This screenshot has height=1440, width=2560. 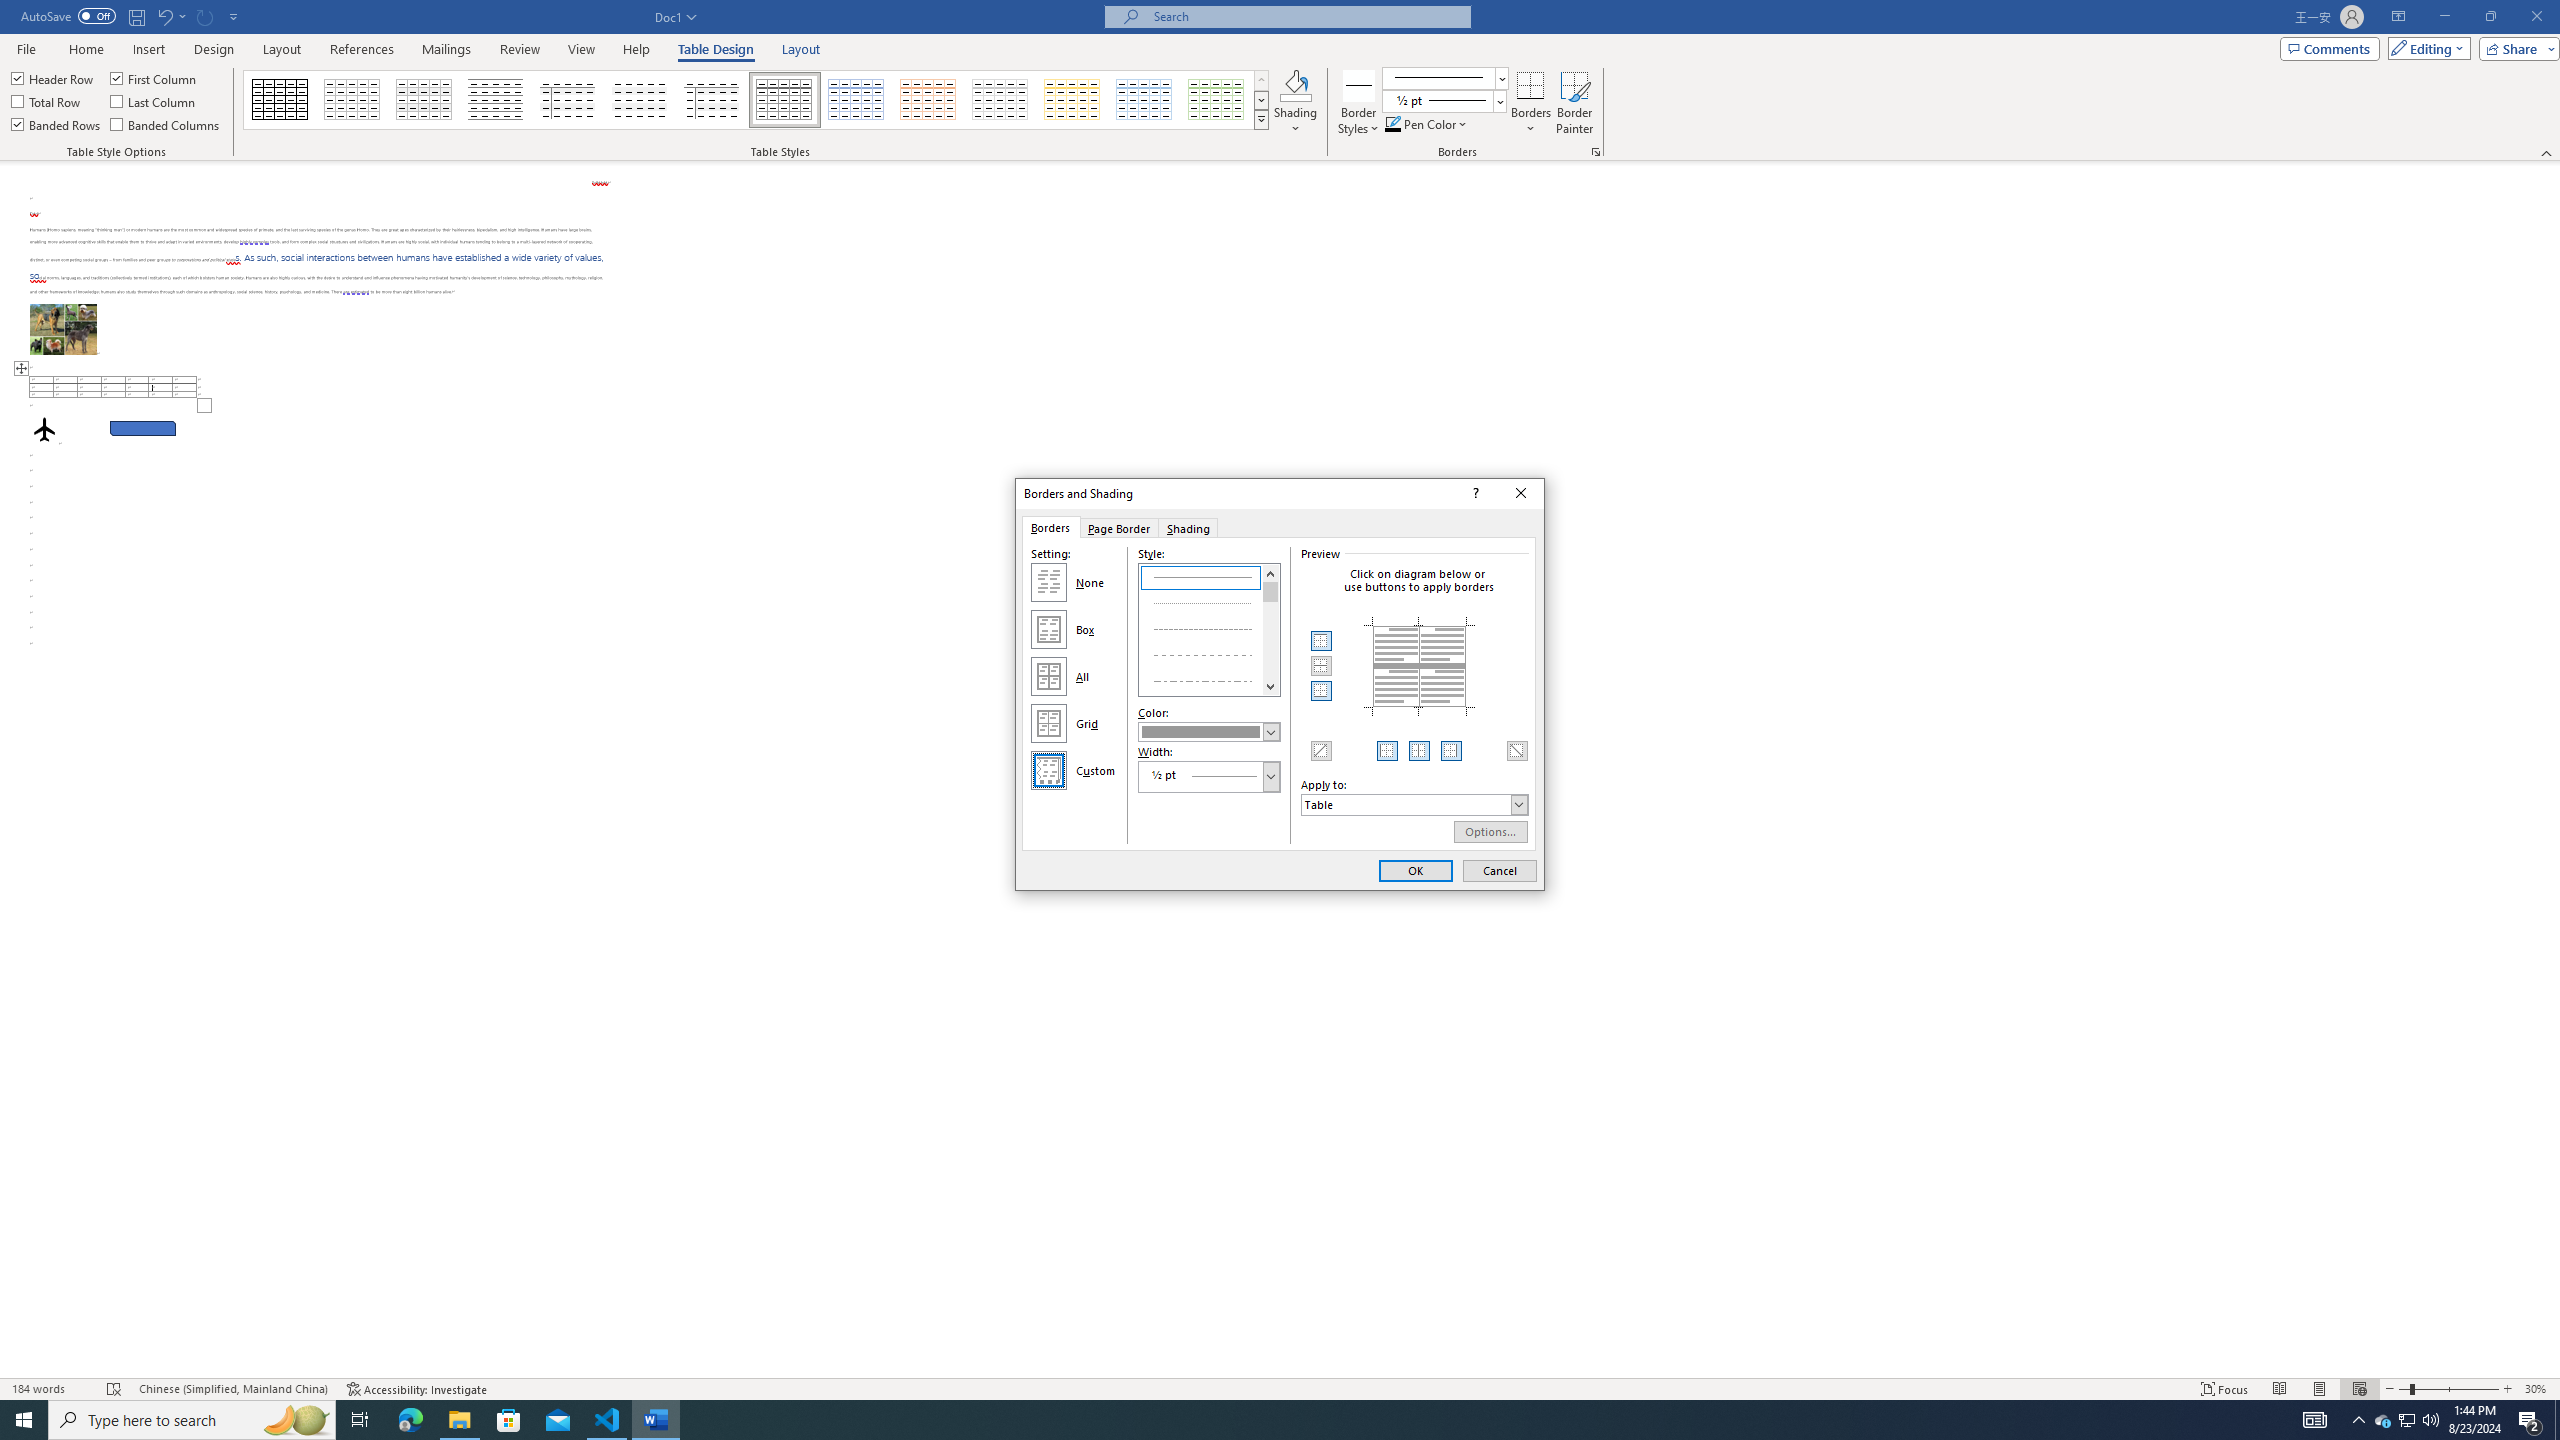 I want to click on 'Diagonal Up Border', so click(x=1321, y=750).